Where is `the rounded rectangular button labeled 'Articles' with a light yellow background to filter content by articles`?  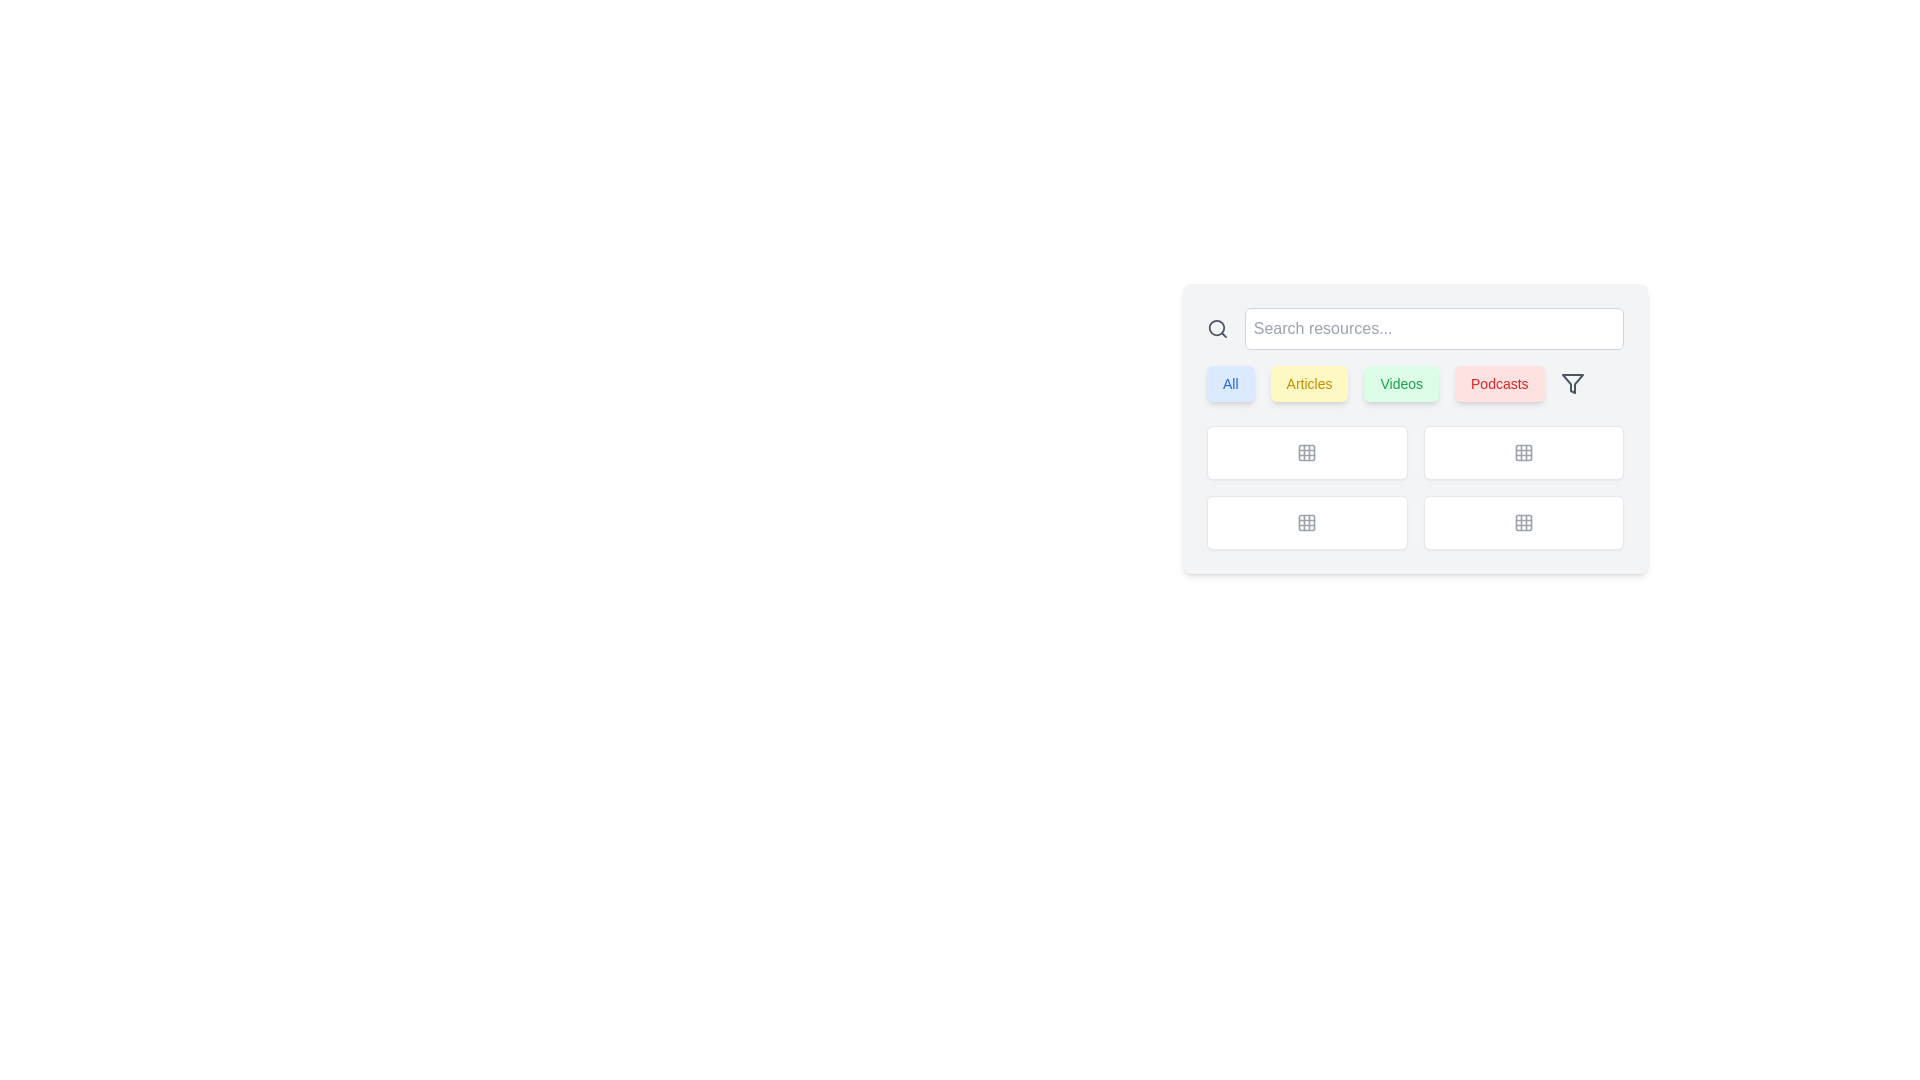
the rounded rectangular button labeled 'Articles' with a light yellow background to filter content by articles is located at coordinates (1309, 384).